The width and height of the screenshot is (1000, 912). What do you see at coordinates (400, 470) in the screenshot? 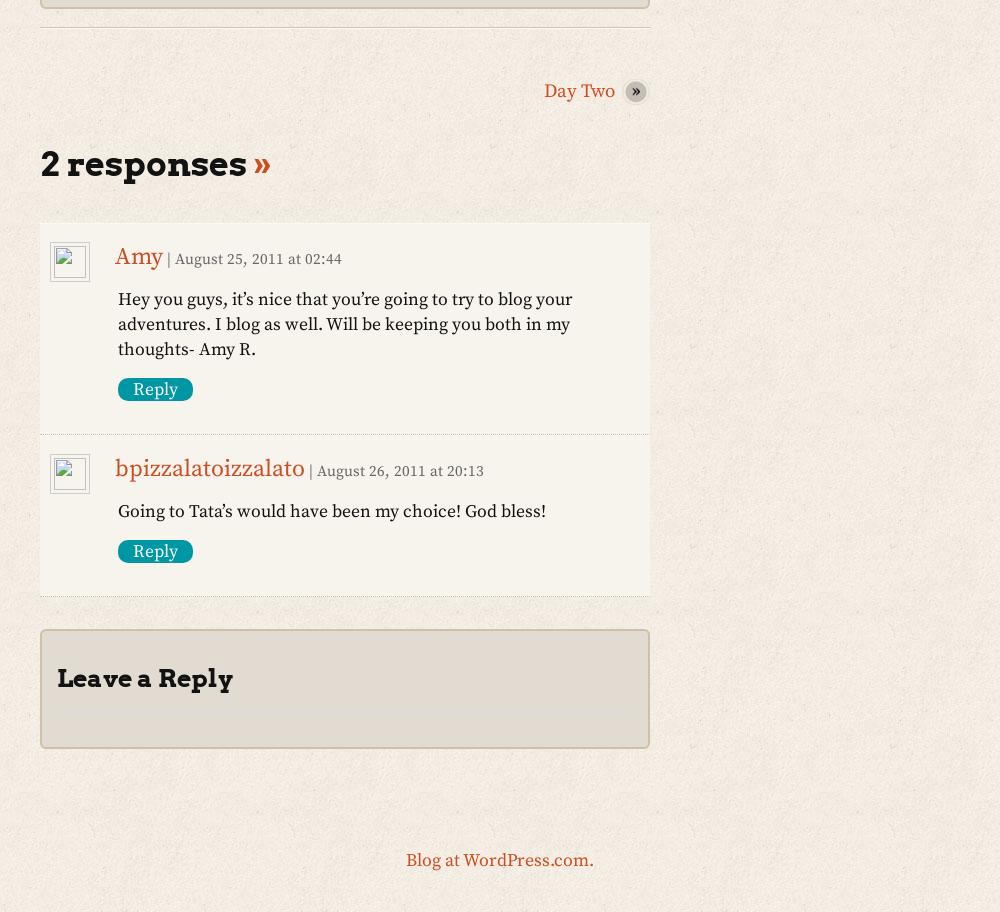
I see `'August 26, 2011 at 20:13'` at bounding box center [400, 470].